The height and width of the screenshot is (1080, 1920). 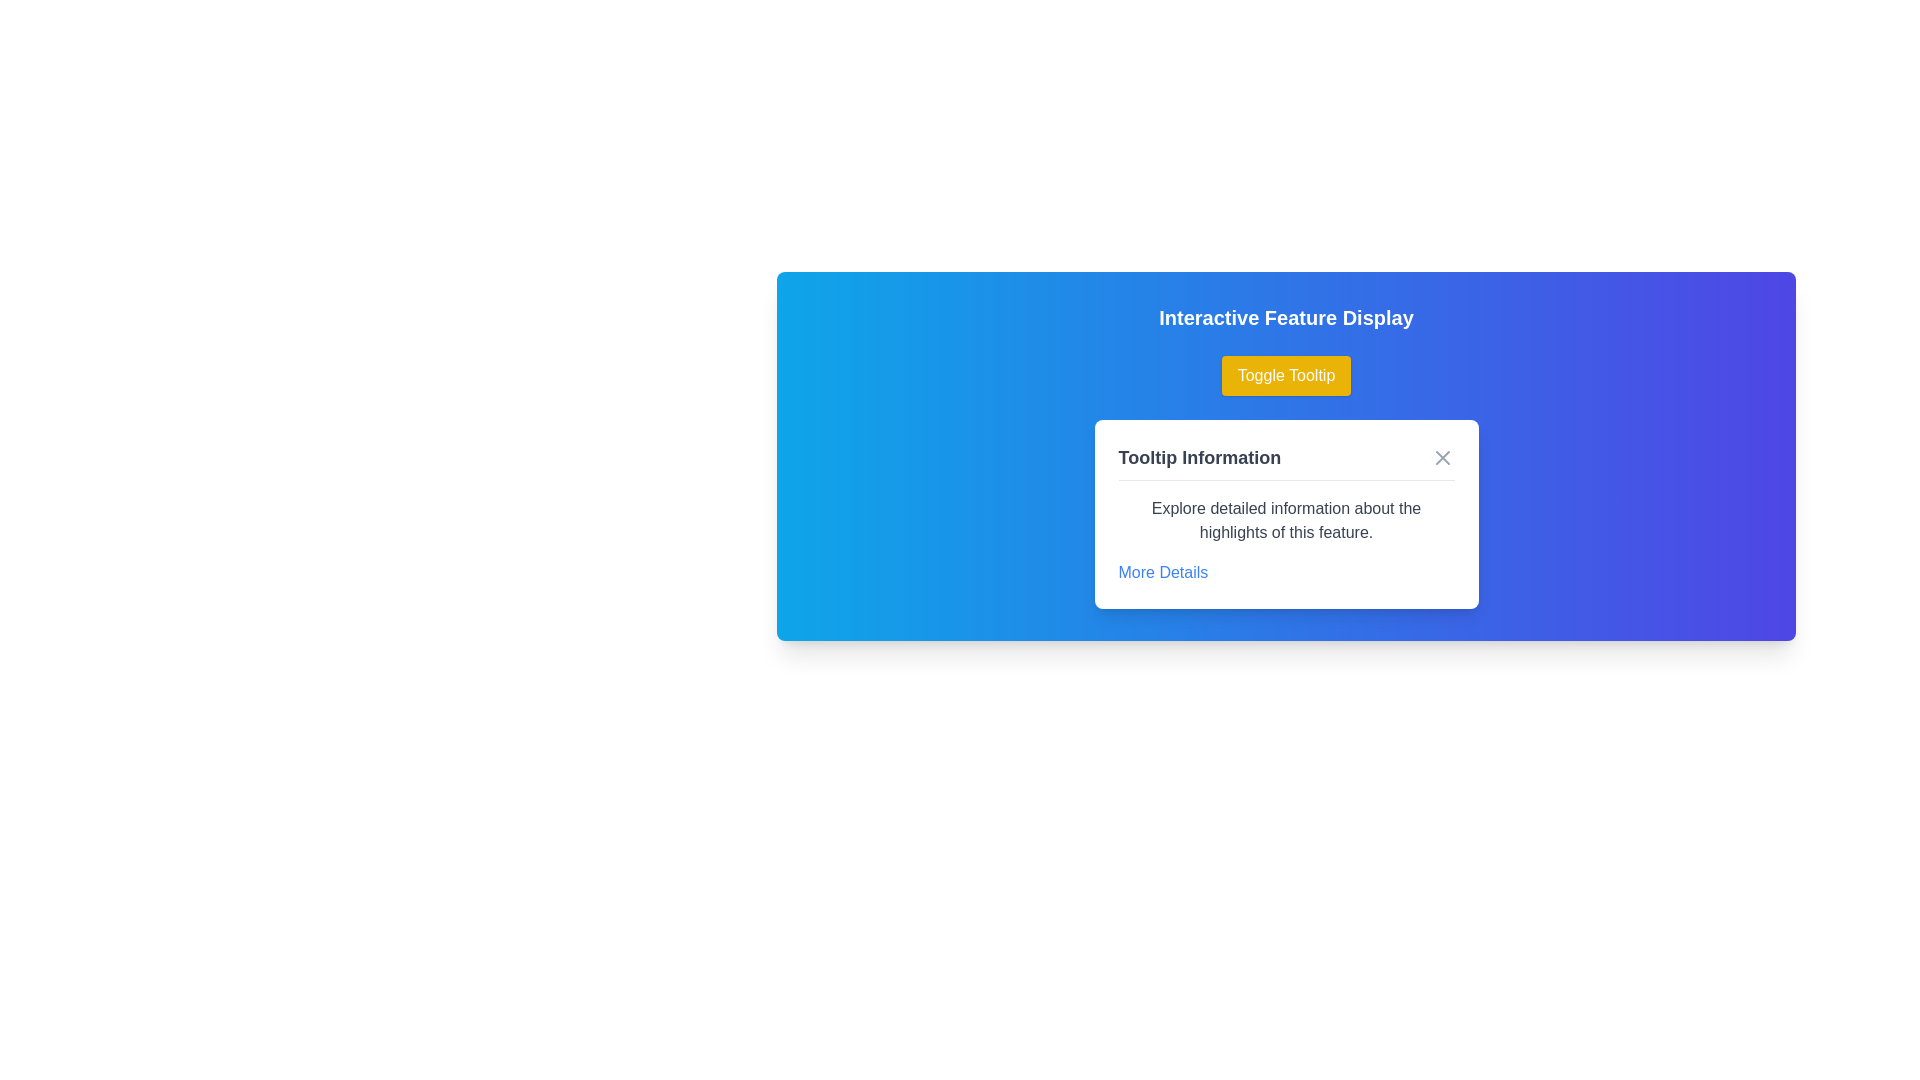 I want to click on the close button represented by an 'X' icon in the upper-right corner of the tooltip box, so click(x=1442, y=458).